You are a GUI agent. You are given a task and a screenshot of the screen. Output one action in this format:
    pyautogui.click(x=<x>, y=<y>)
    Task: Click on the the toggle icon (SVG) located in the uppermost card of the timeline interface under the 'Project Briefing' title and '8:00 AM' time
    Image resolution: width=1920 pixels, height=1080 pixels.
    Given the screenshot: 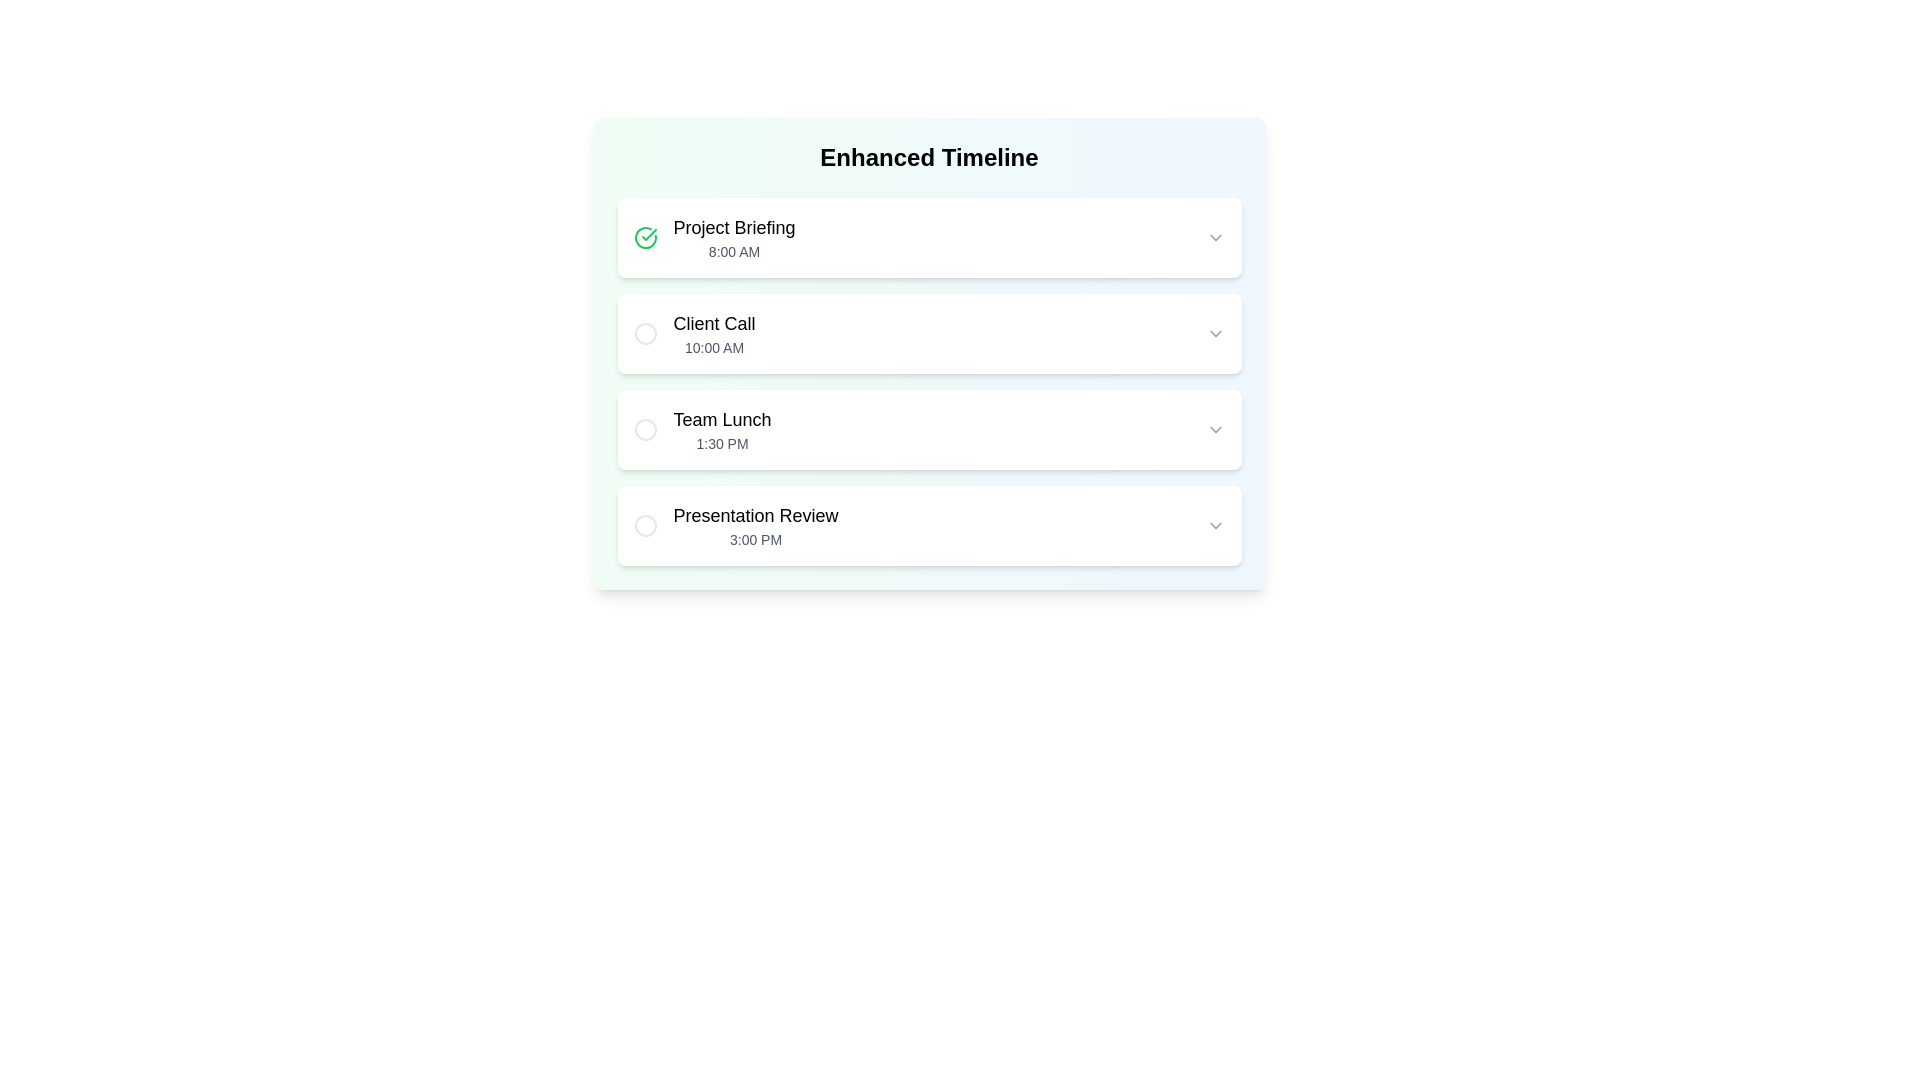 What is the action you would take?
    pyautogui.click(x=1214, y=237)
    